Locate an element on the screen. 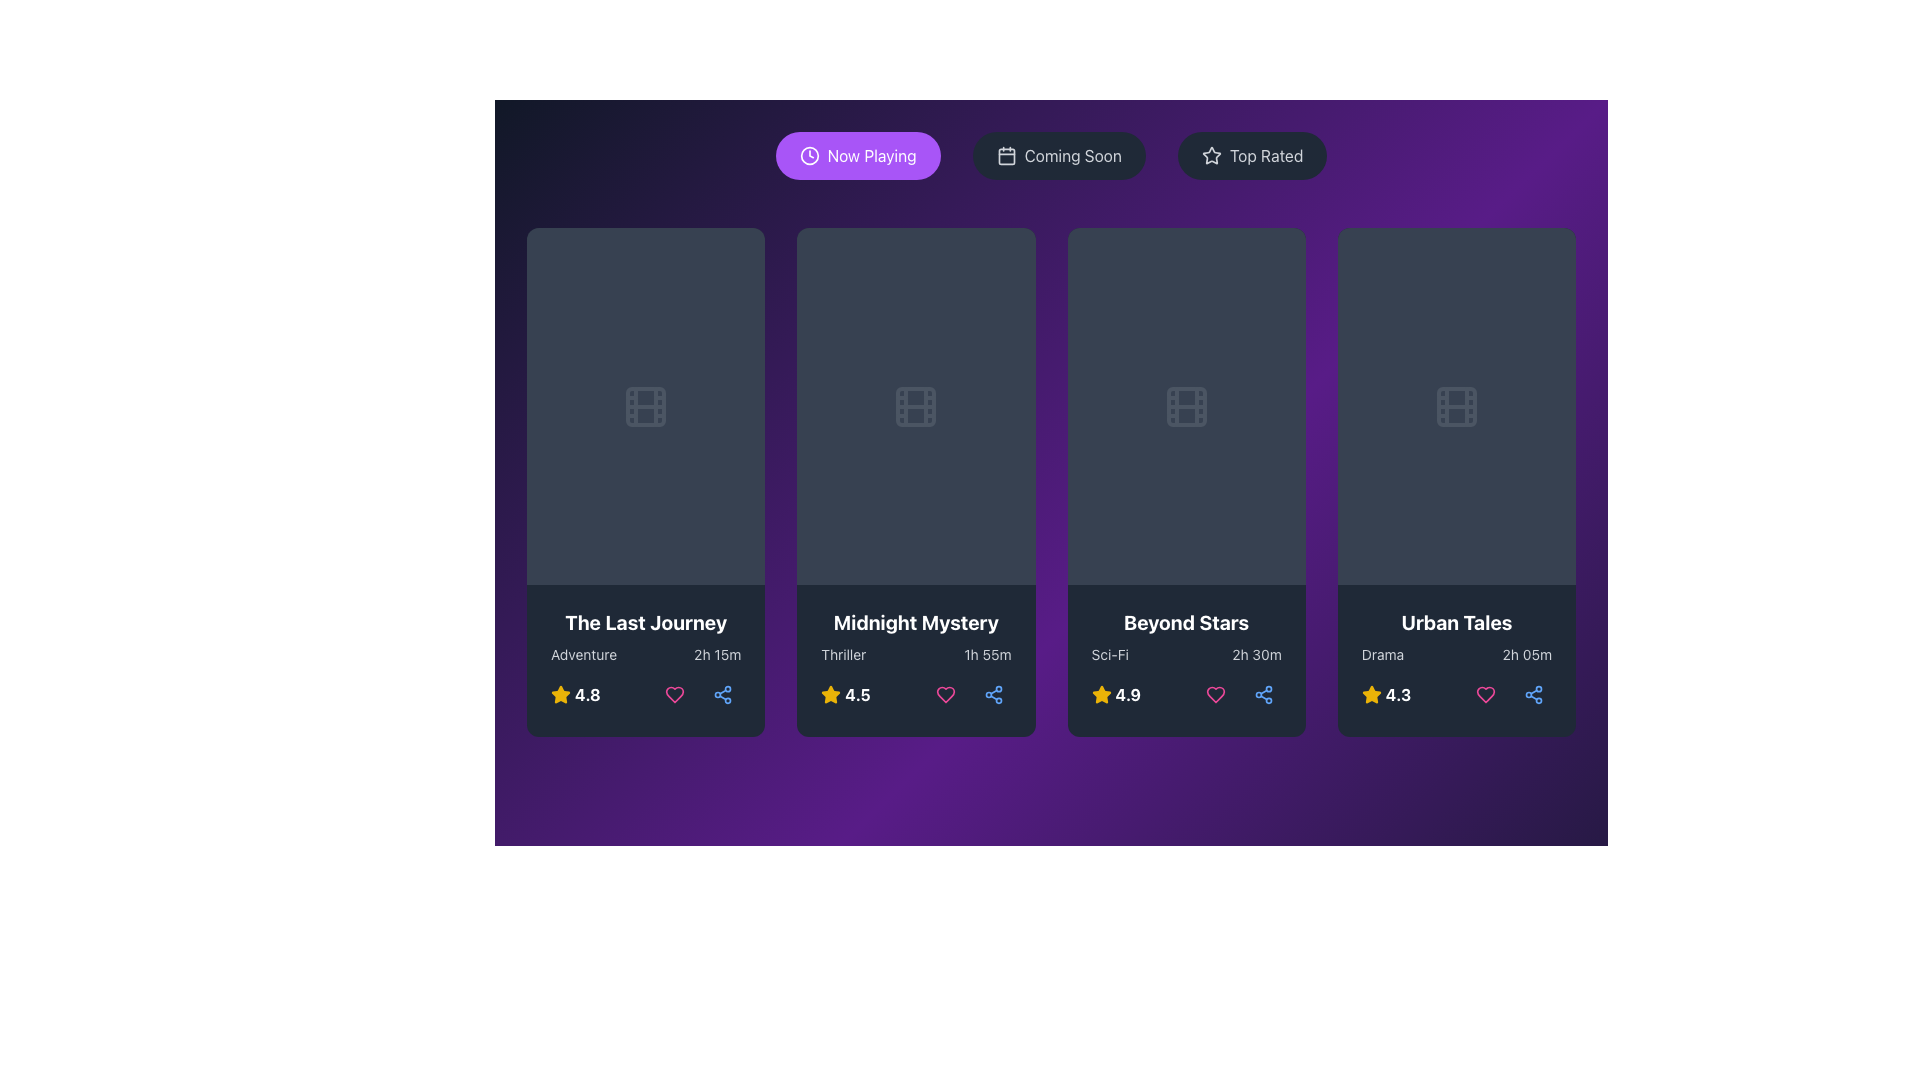  the heart icon used for marking content as liked in the third movie card titled 'Beyond Stars' is located at coordinates (1214, 694).